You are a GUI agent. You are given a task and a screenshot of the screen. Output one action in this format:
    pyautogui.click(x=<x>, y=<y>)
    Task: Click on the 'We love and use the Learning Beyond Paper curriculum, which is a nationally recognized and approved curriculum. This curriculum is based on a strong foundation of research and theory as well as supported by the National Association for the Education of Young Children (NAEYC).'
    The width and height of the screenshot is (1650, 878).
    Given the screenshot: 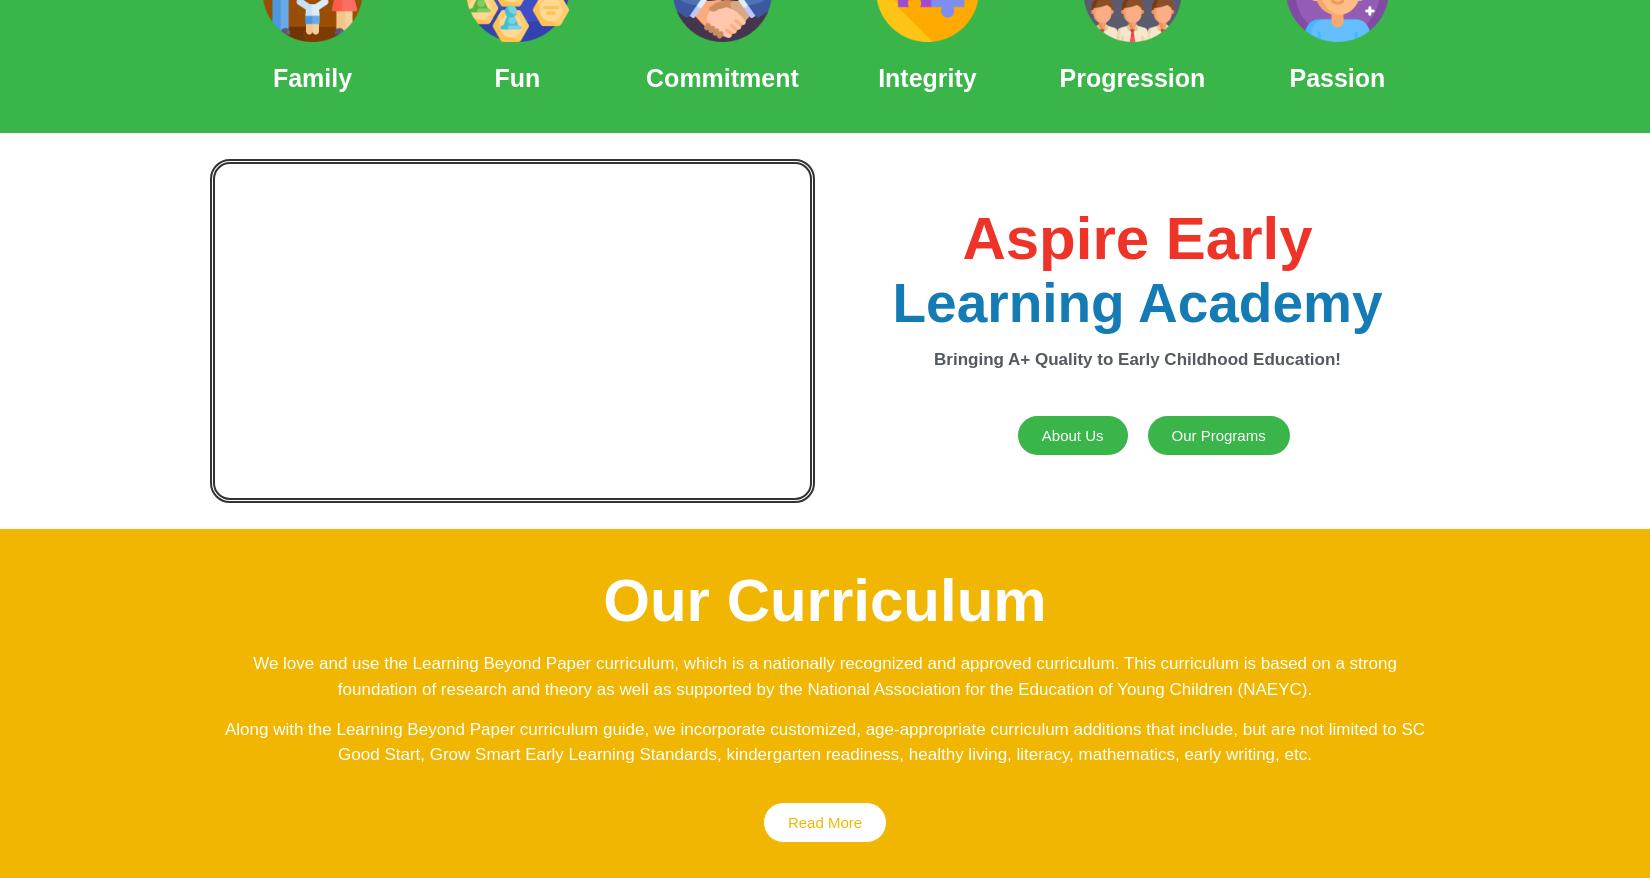 What is the action you would take?
    pyautogui.click(x=823, y=675)
    